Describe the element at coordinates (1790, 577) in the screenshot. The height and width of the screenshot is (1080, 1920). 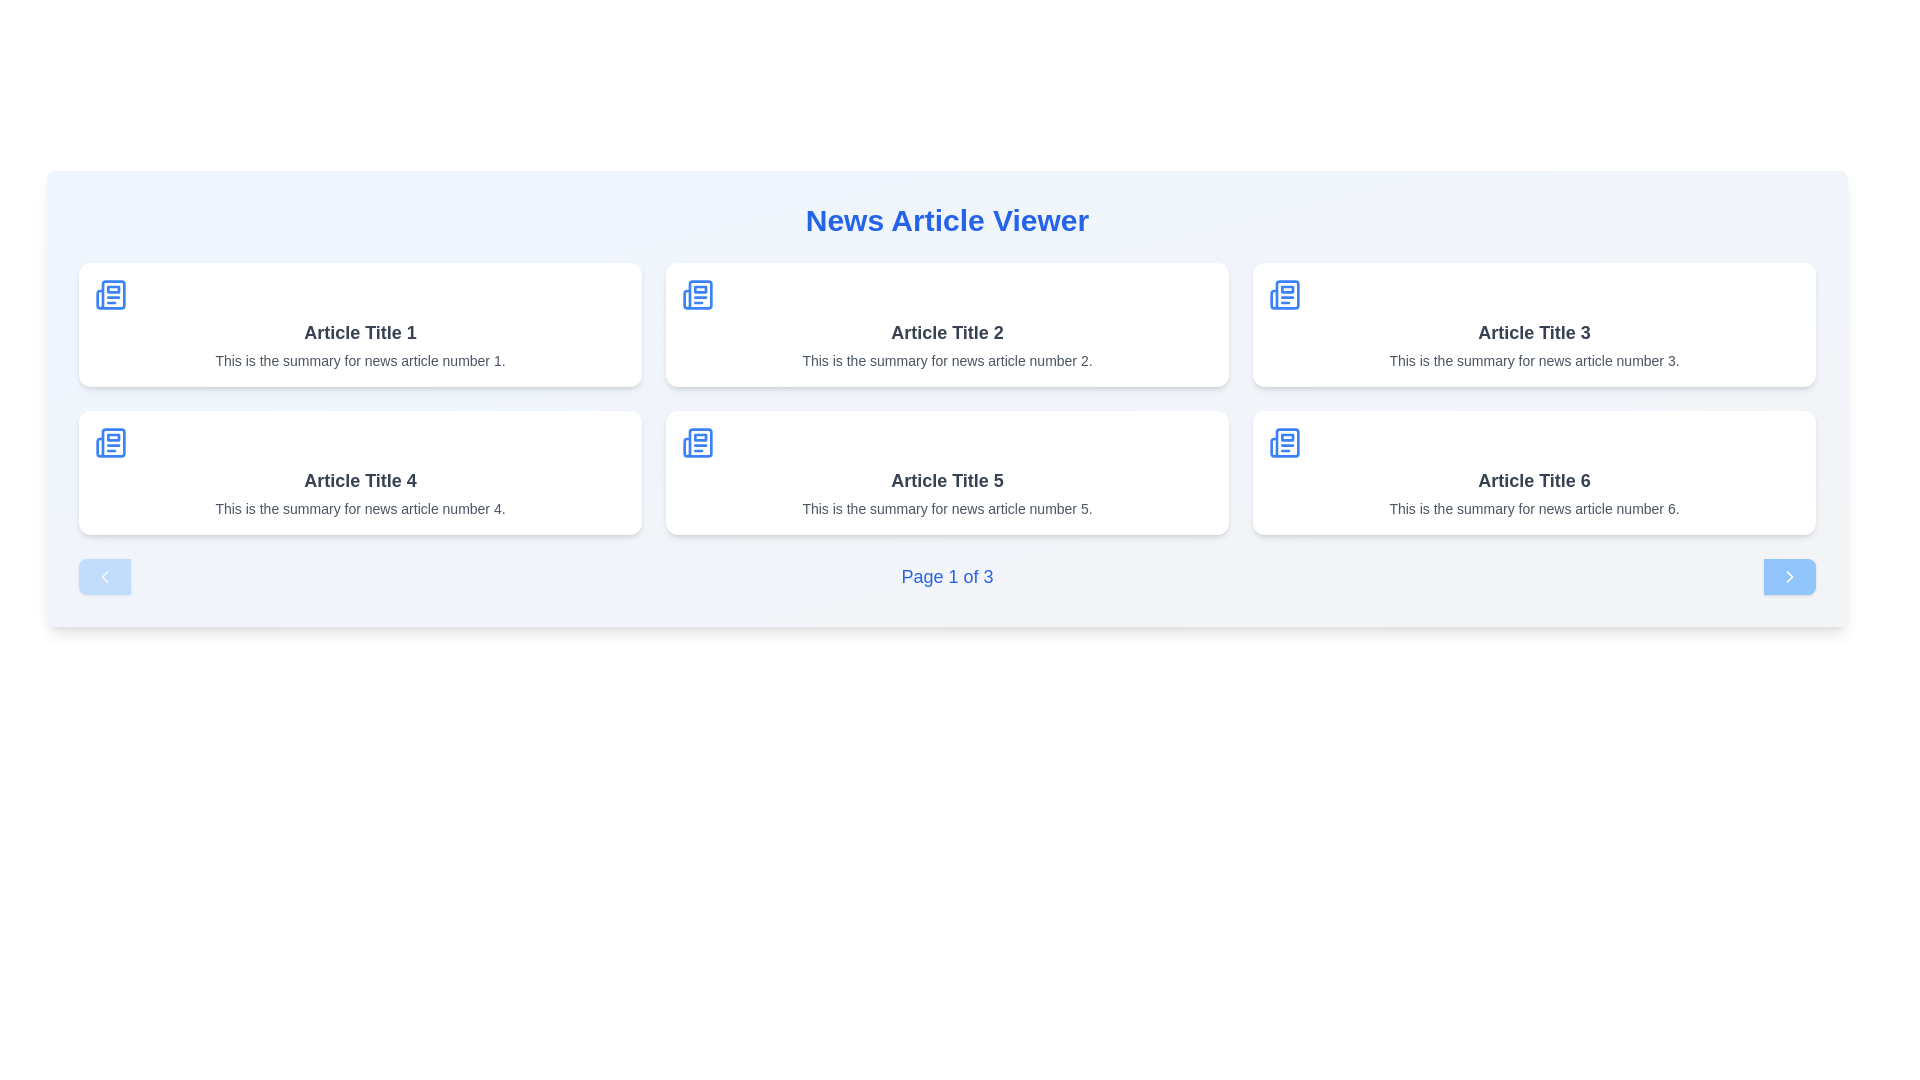
I see `the rightward-pointing chevron button with a blue background located in the bottom-right corner of the pagination component to receive visual feedback` at that location.